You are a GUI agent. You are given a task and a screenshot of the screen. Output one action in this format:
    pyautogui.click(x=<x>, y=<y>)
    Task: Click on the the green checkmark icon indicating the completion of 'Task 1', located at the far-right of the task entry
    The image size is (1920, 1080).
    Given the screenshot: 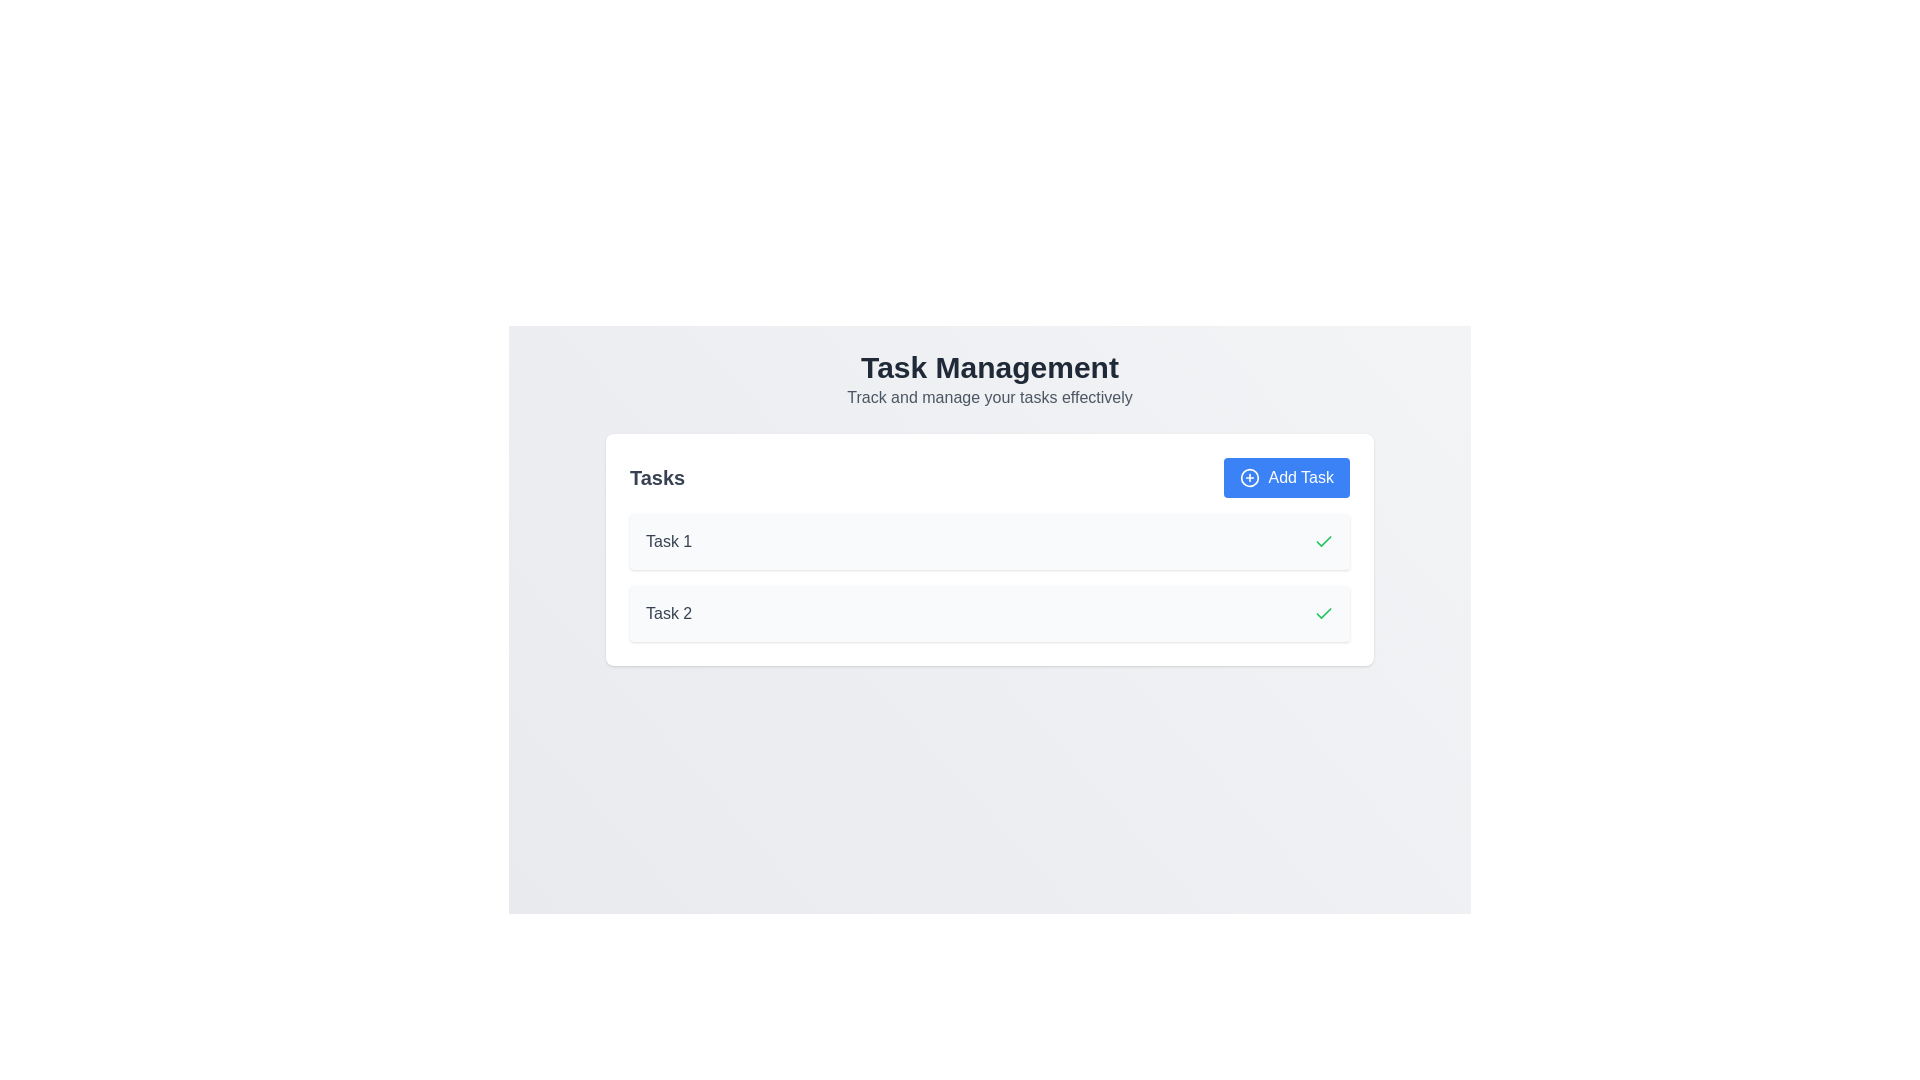 What is the action you would take?
    pyautogui.click(x=1324, y=612)
    